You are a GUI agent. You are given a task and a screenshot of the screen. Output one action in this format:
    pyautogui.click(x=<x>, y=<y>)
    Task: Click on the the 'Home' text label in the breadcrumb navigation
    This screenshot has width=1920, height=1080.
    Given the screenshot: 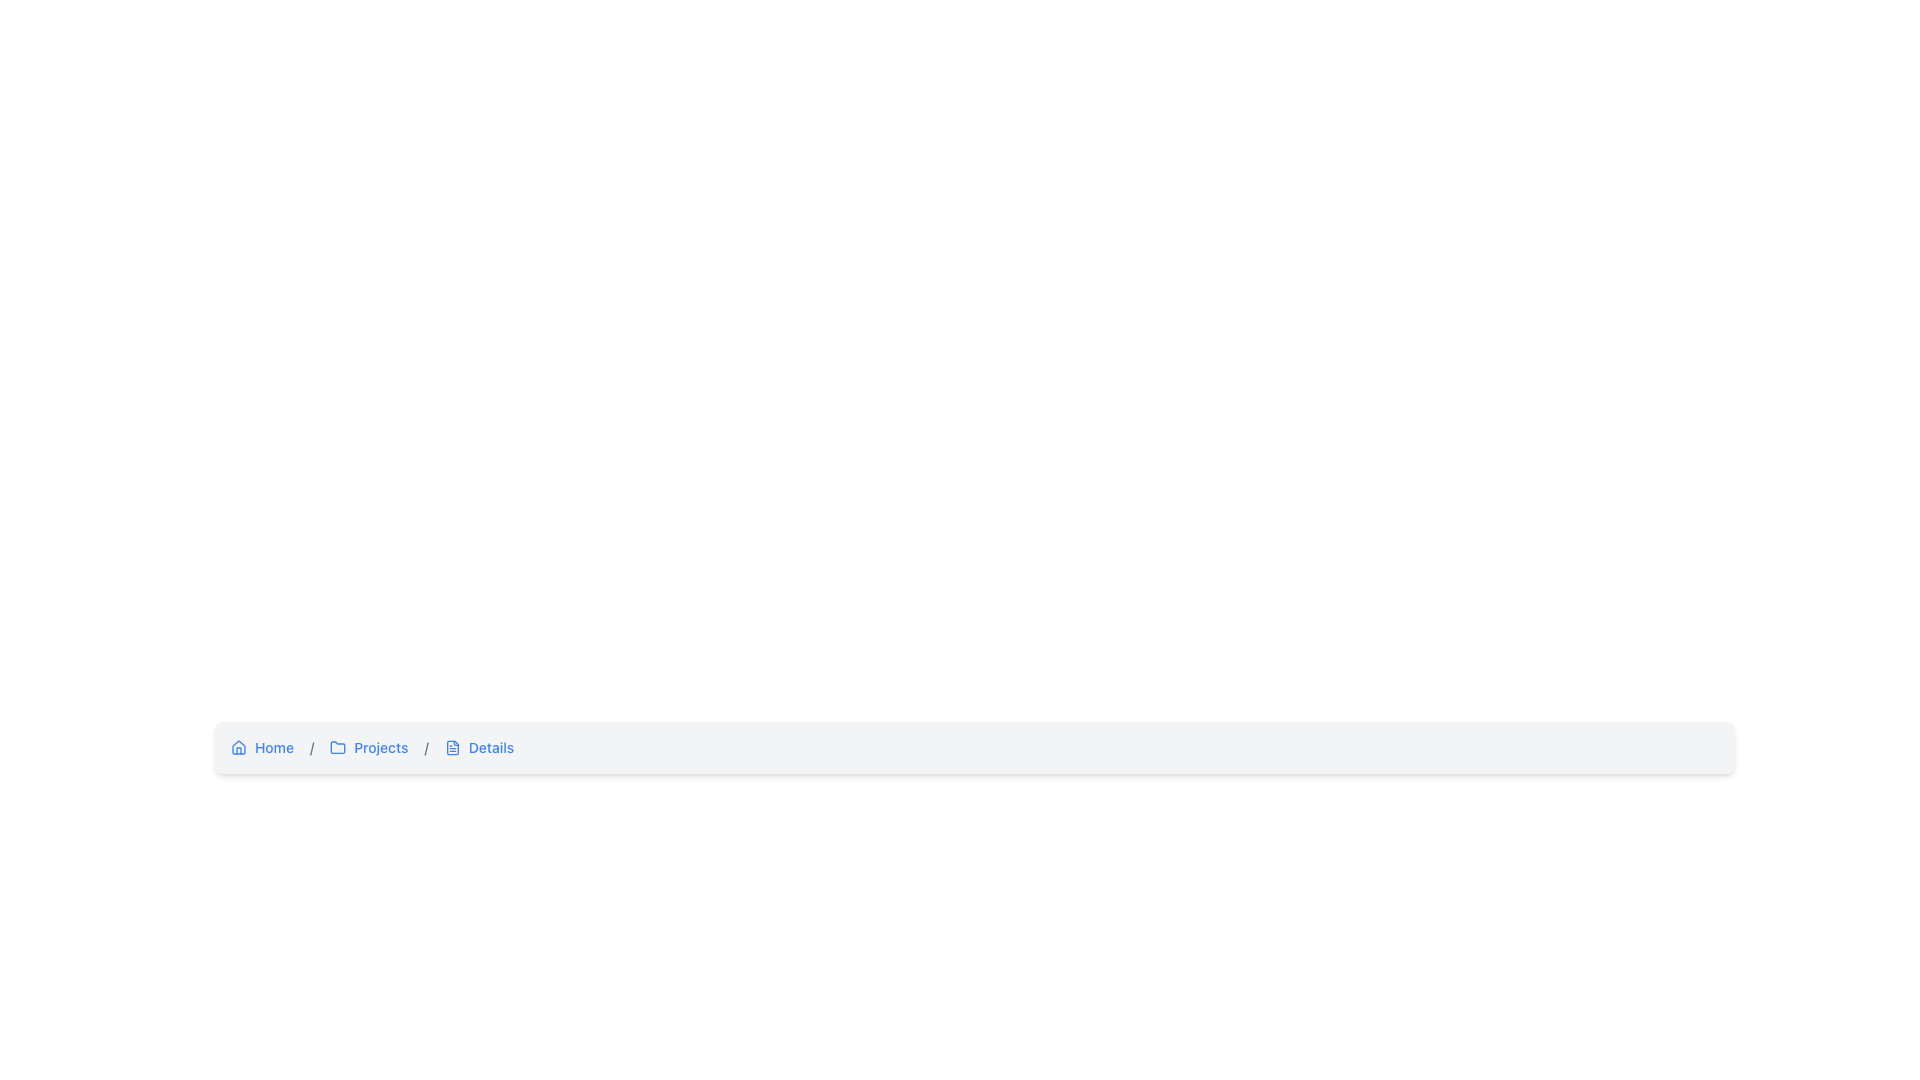 What is the action you would take?
    pyautogui.click(x=273, y=748)
    